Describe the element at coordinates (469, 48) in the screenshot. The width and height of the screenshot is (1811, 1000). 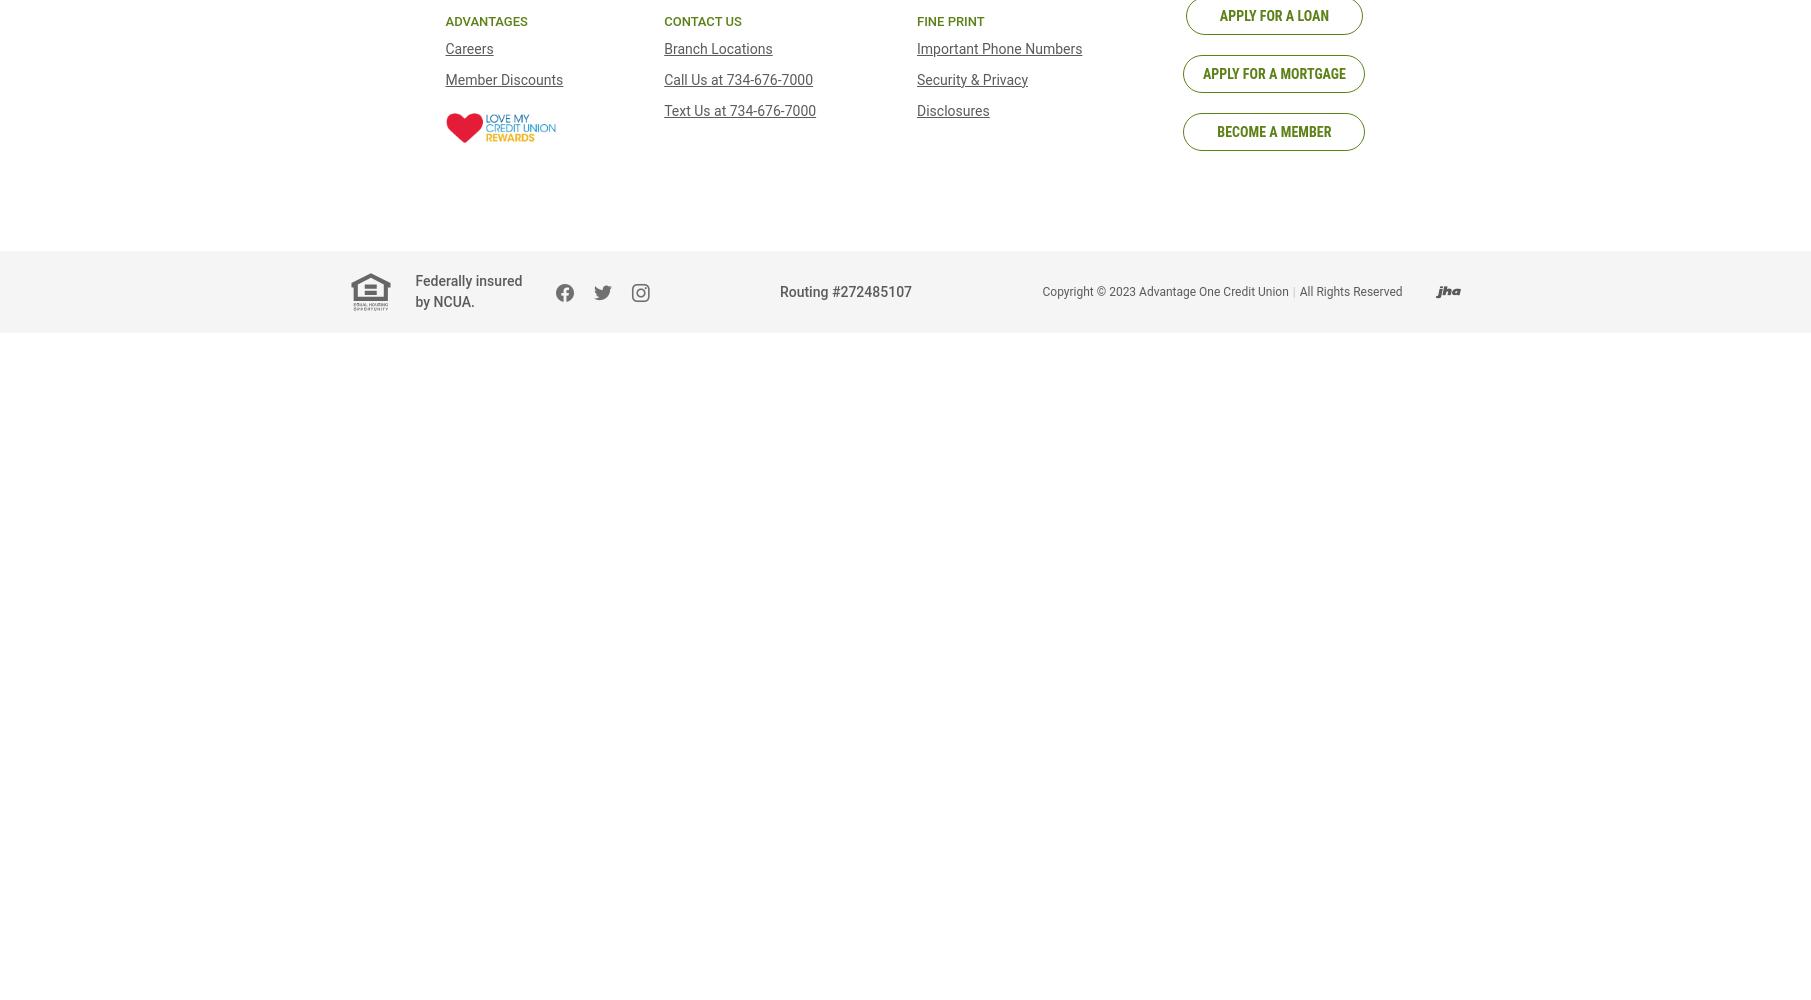
I see `'Careers'` at that location.